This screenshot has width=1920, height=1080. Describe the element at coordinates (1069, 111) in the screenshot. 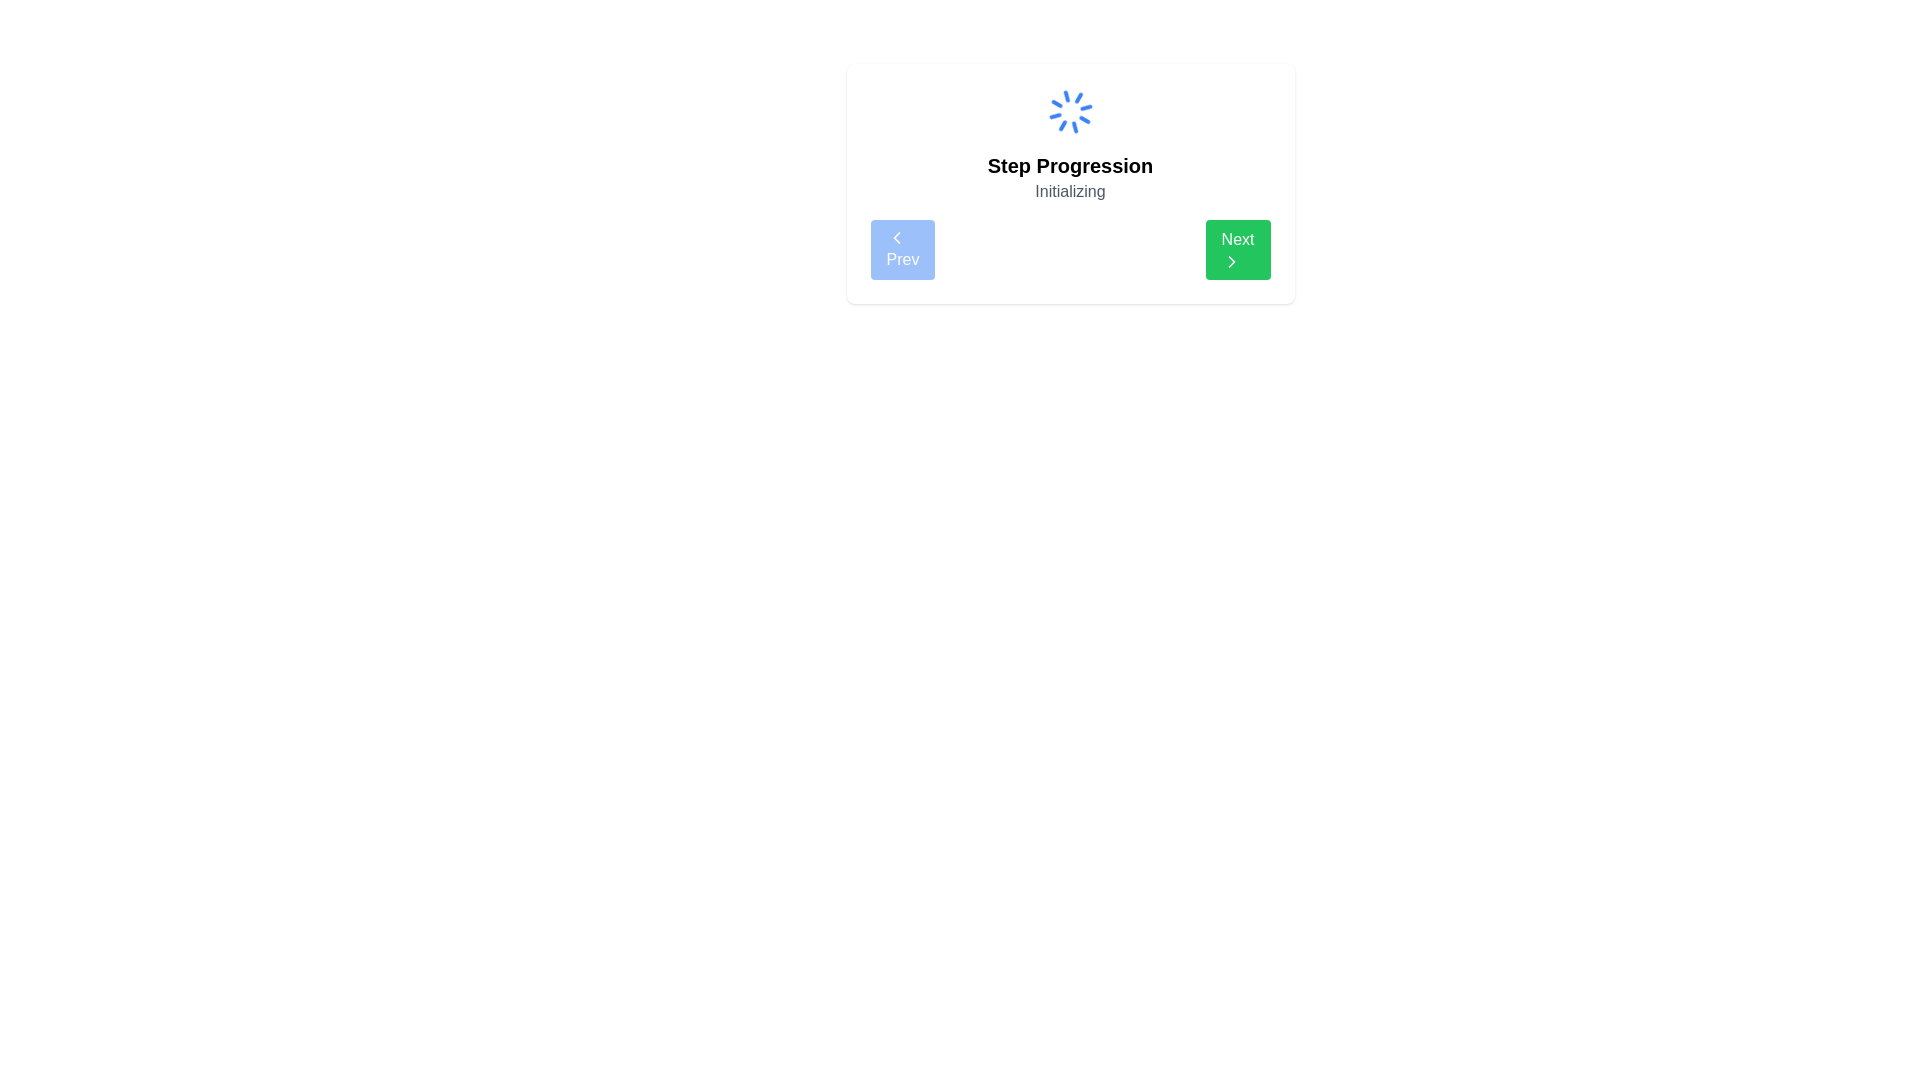

I see `the animated circular spinner icon located at the top center of the panel, which features blue lines radiating outward in a rotating effect` at that location.